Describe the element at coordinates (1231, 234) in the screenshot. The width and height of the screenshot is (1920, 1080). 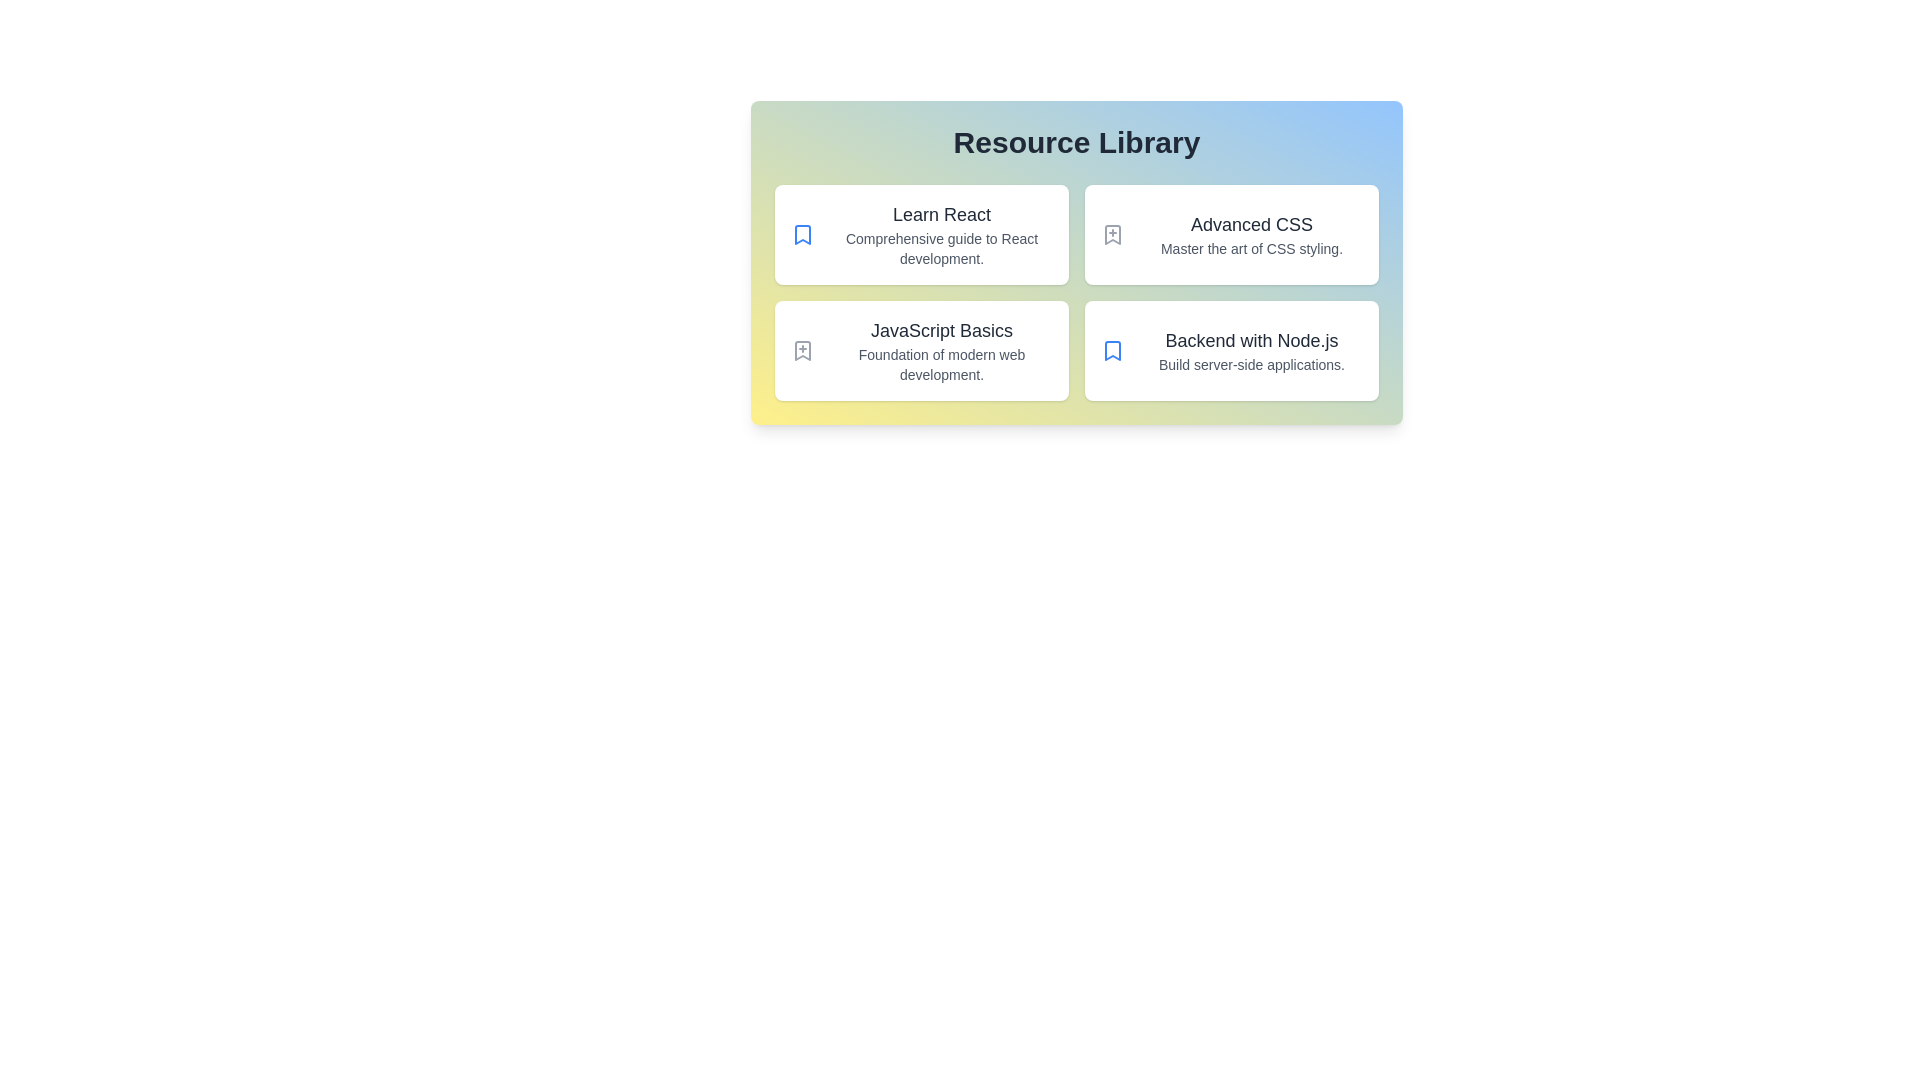
I see `the resource card titled Advanced CSS` at that location.